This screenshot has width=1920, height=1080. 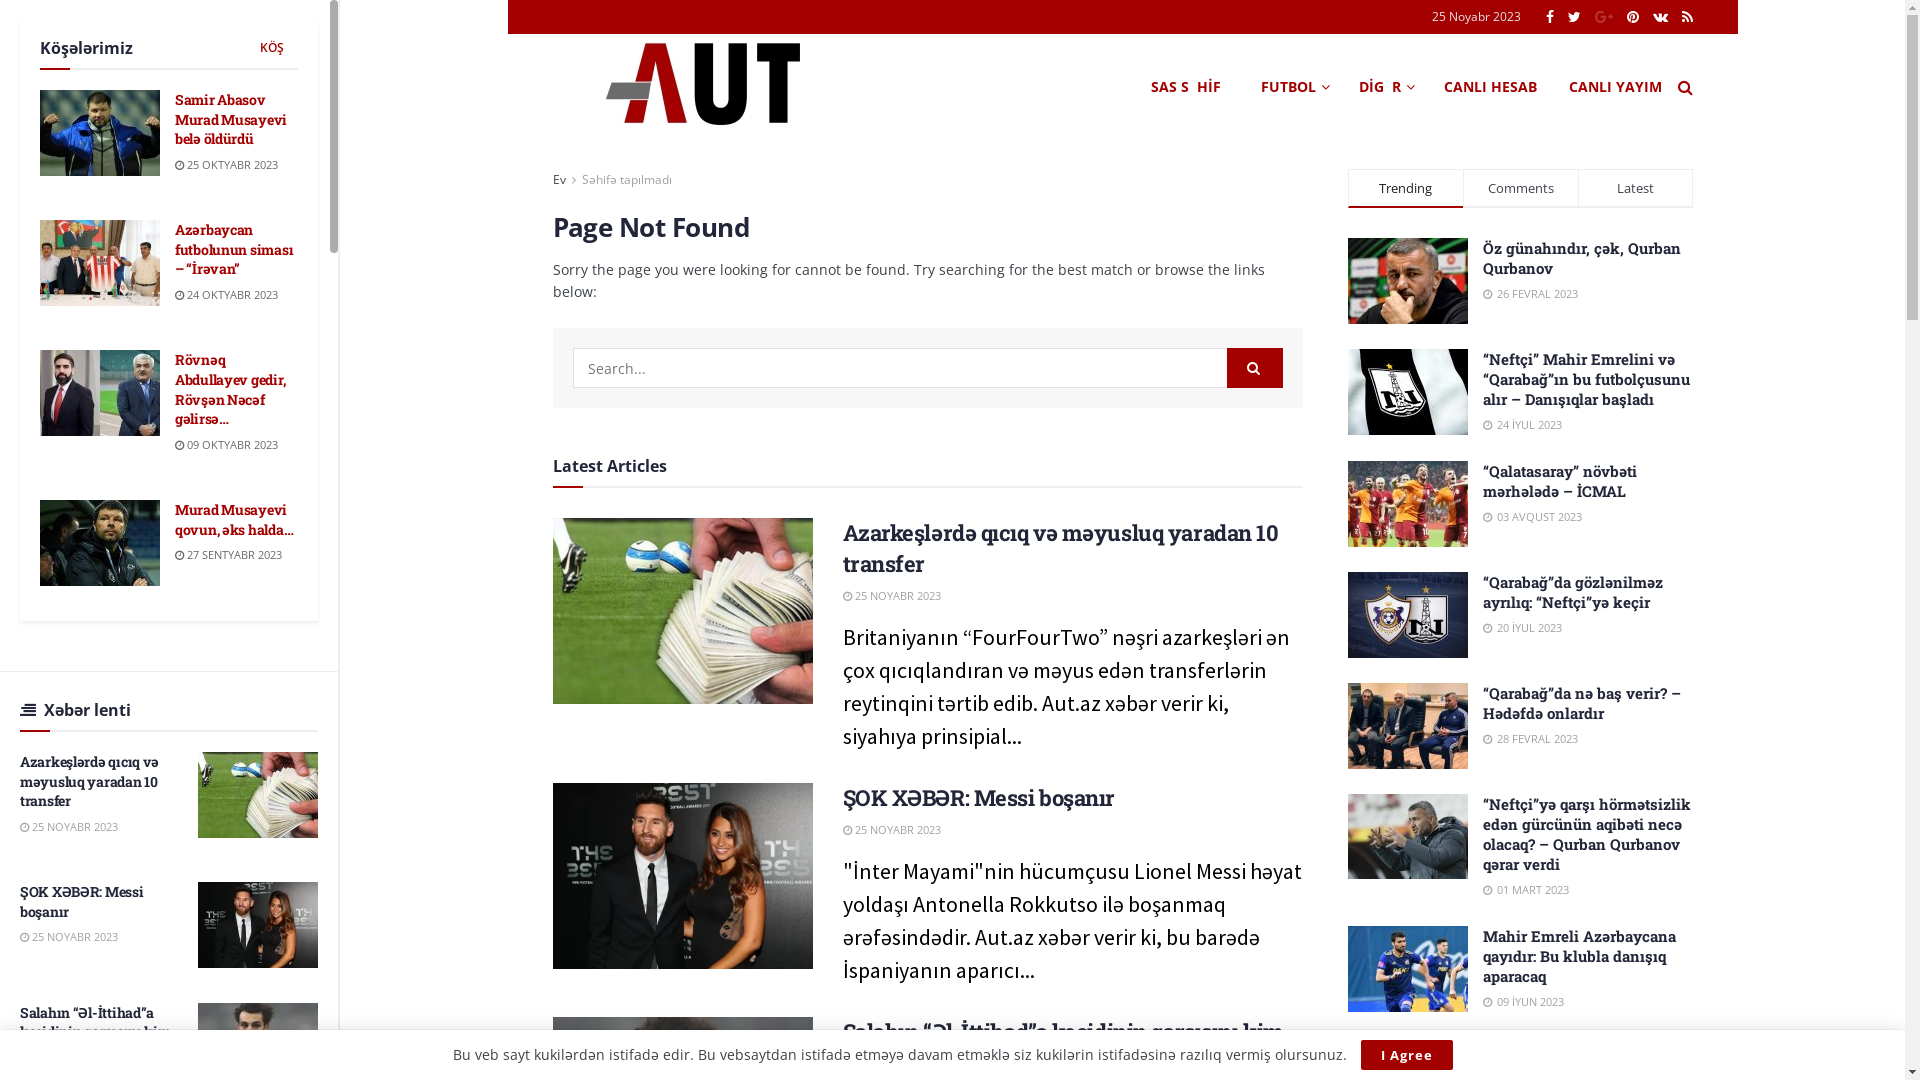 I want to click on 'I Agree', so click(x=1359, y=1054).